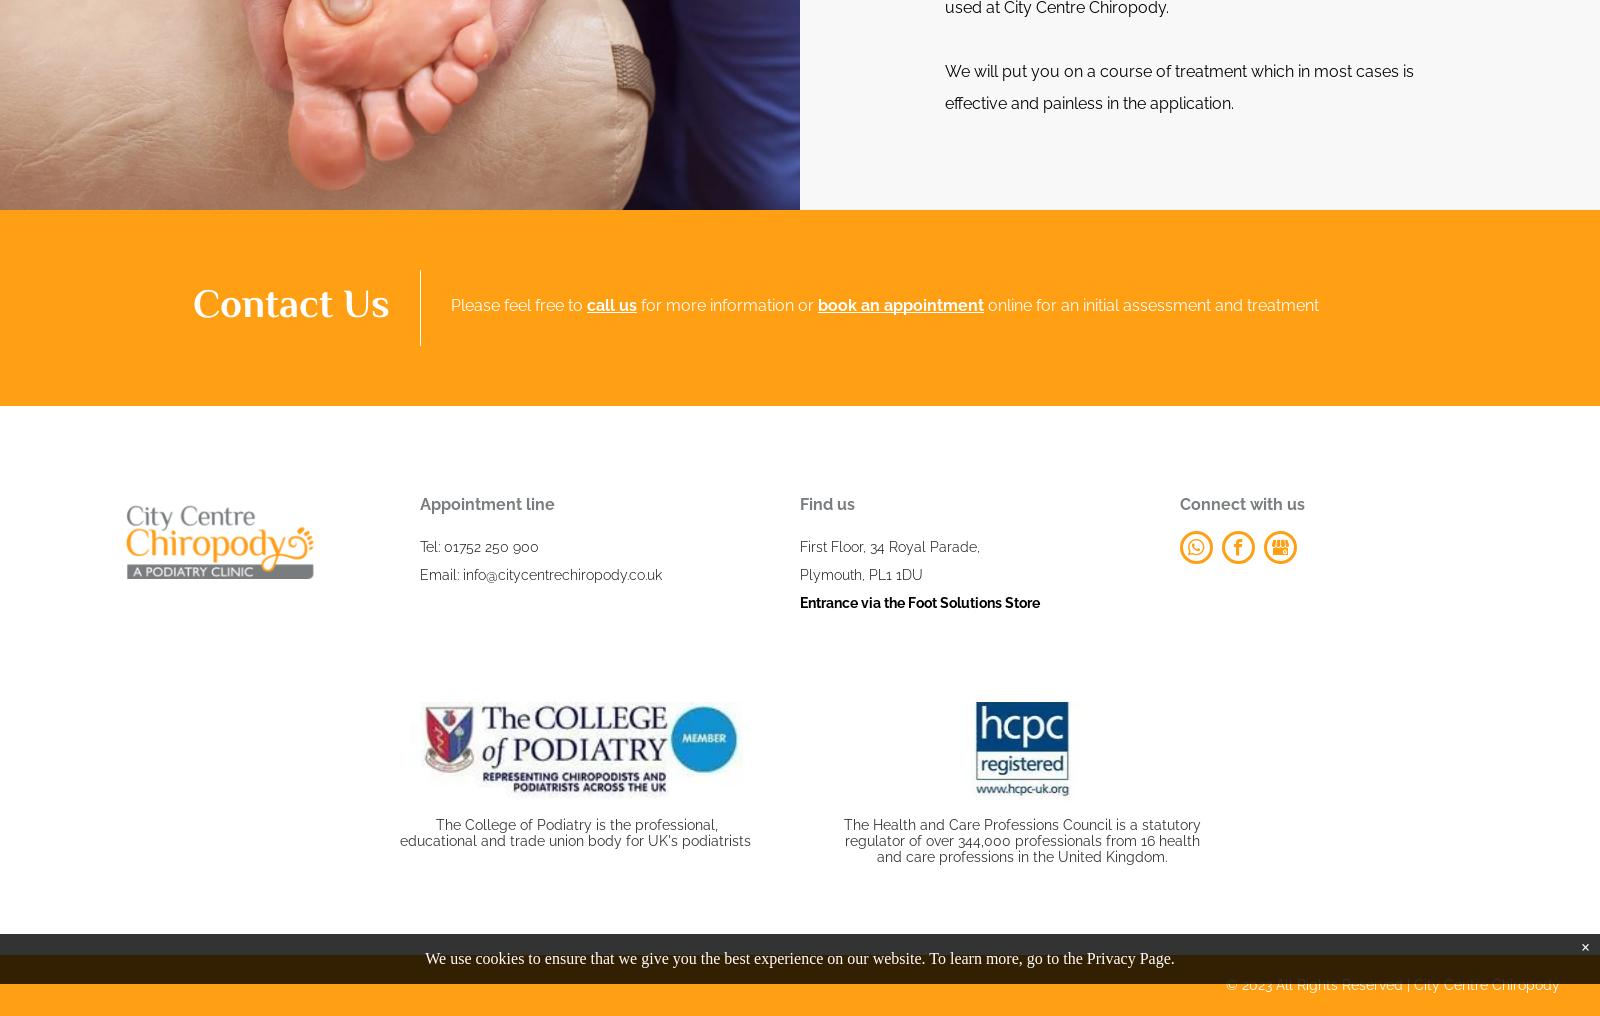 This screenshot has height=1016, width=1600. Describe the element at coordinates (1179, 86) in the screenshot. I see `'We will put you on a course of treatment which in most cases is effective and painless in the application.'` at that location.